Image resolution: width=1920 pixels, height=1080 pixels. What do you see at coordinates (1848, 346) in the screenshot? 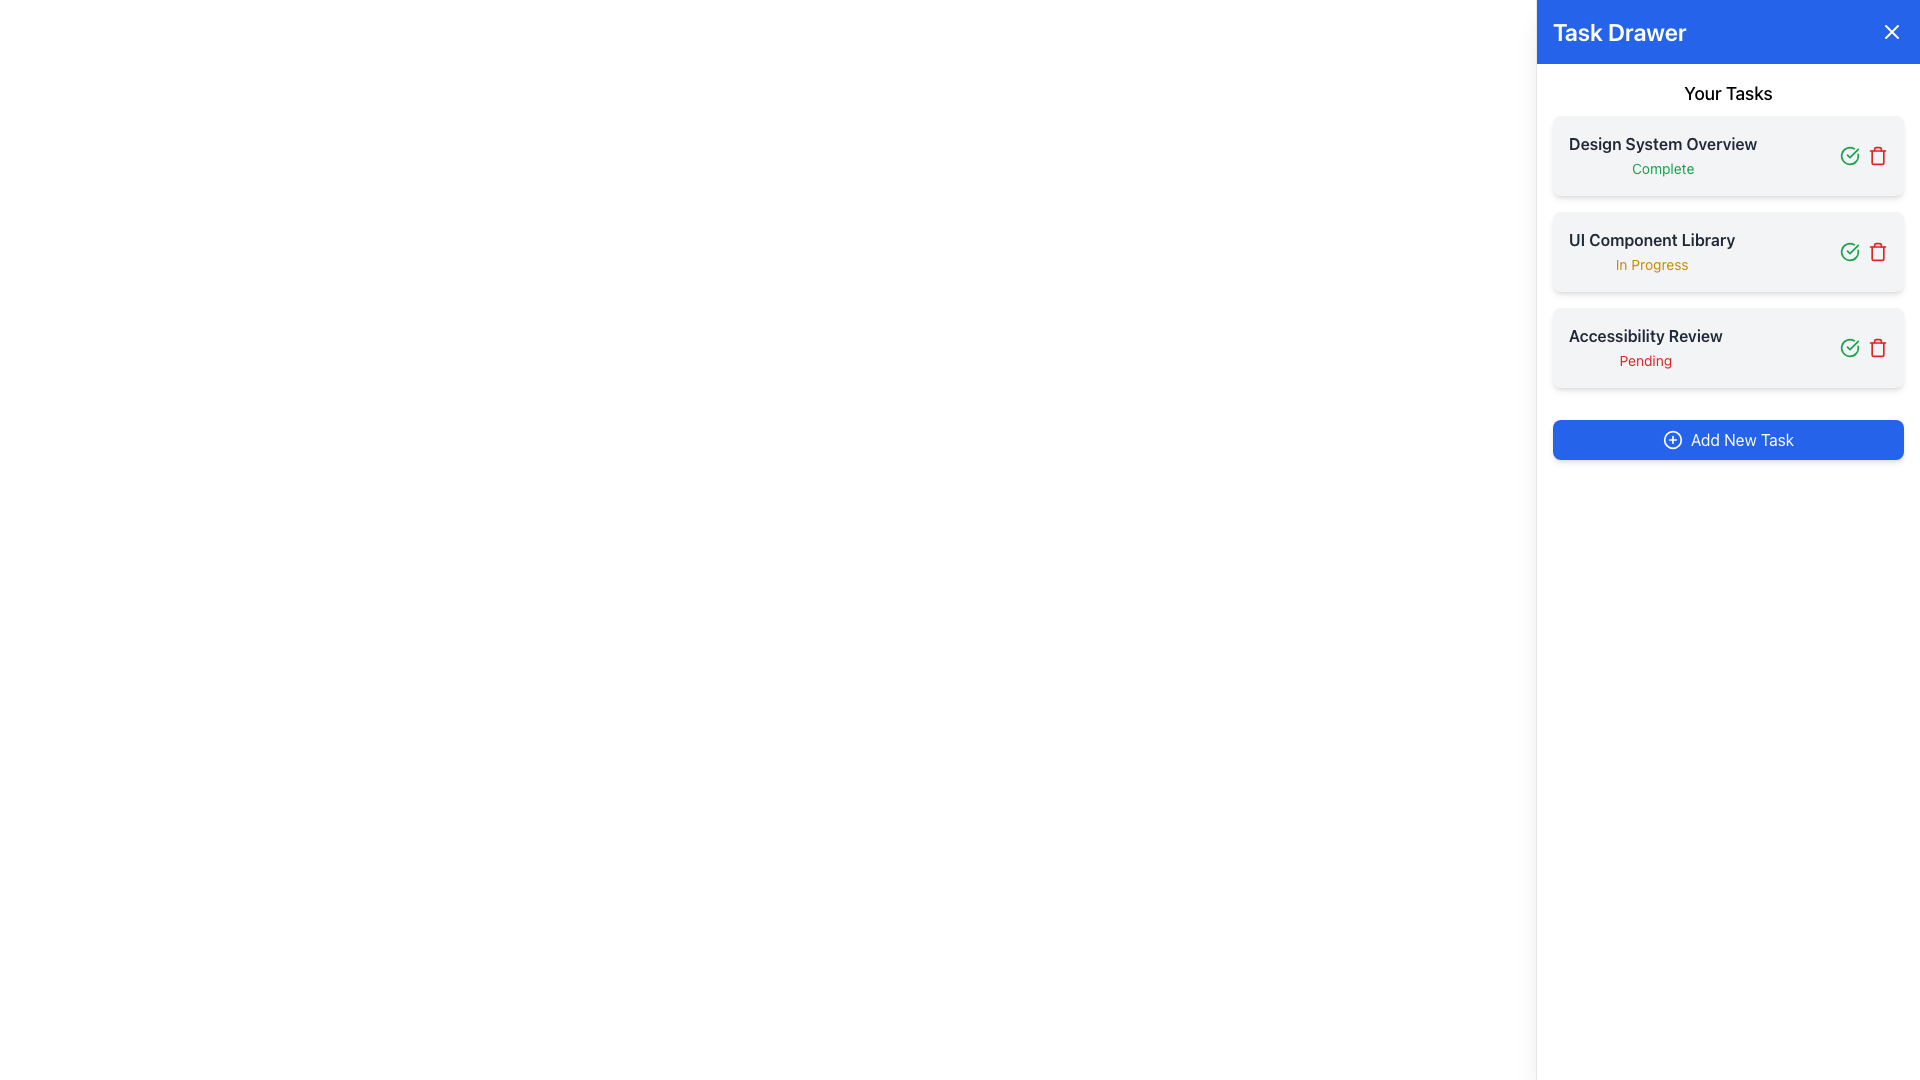
I see `the green circular icon button with a checkmark, located to the right of the 'Design System Overview' task listing in the Task Drawer` at bounding box center [1848, 346].